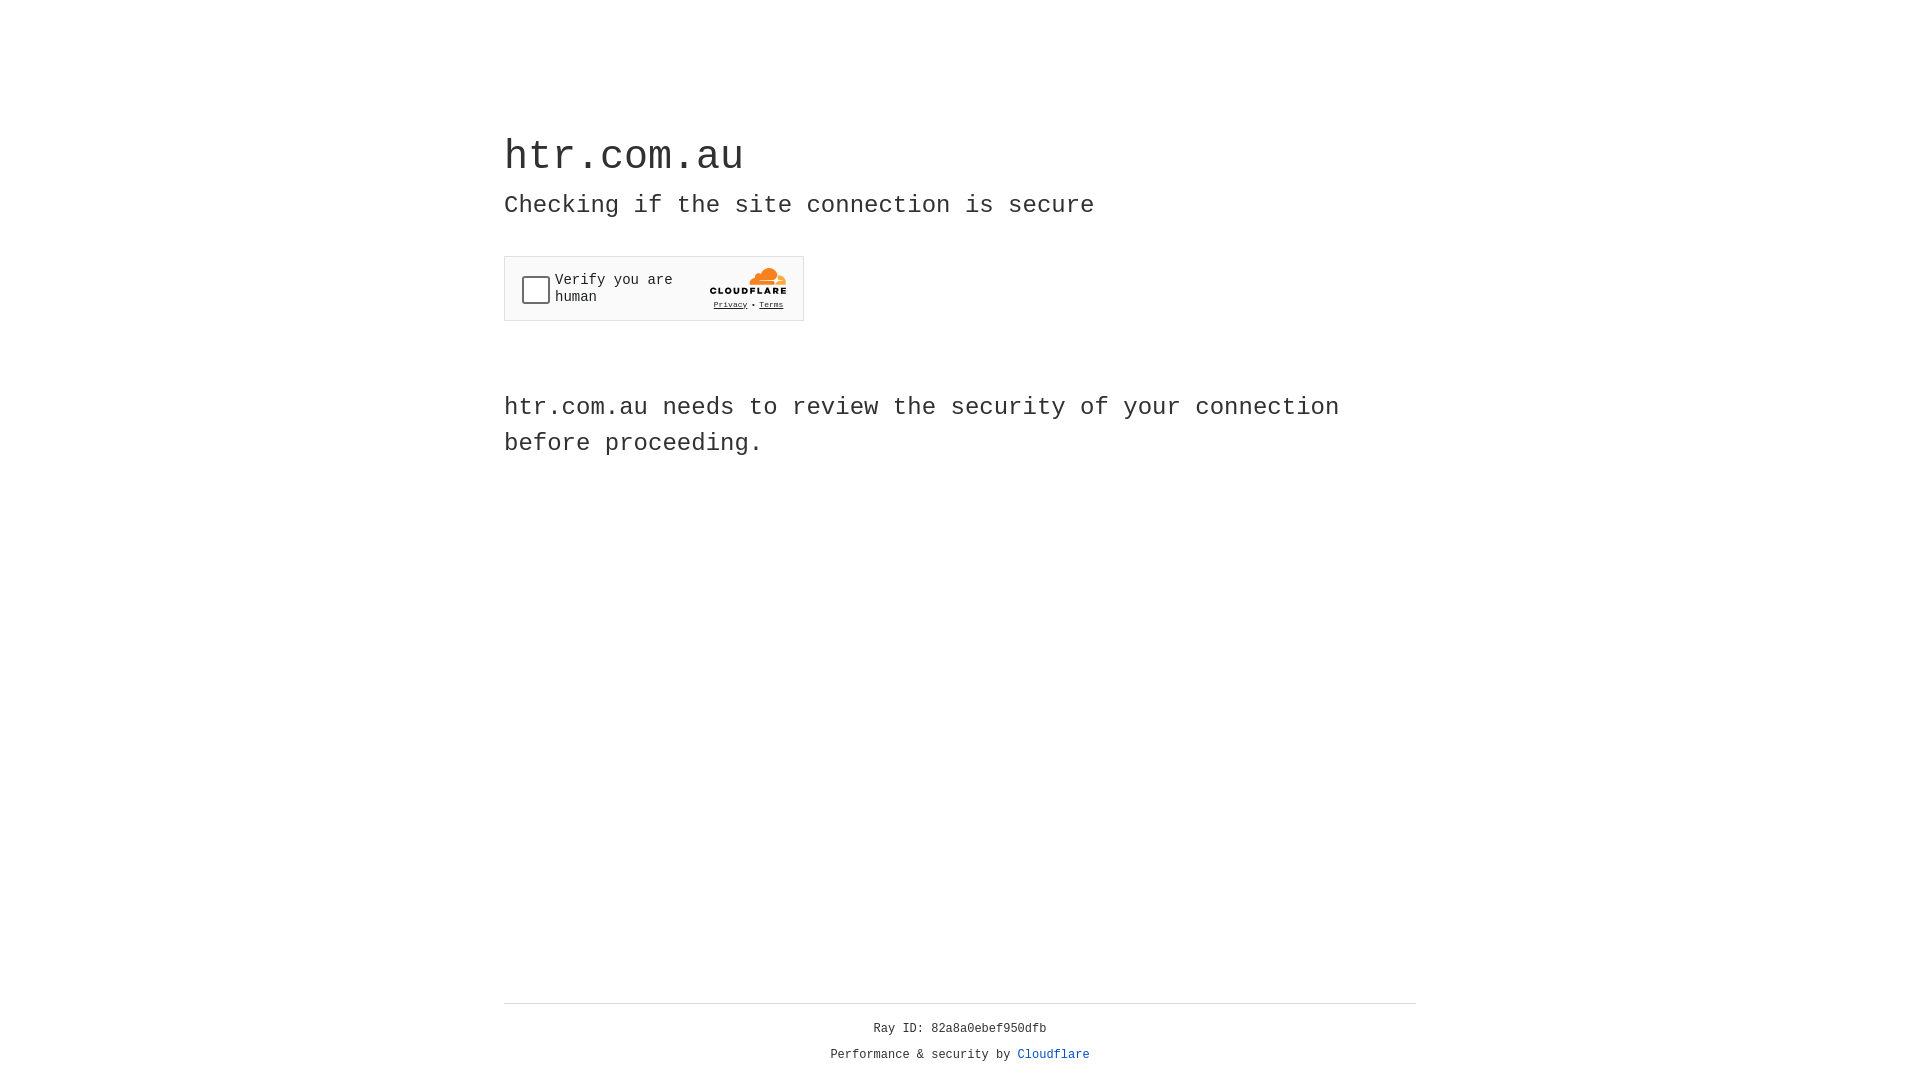  Describe the element at coordinates (653, 288) in the screenshot. I see `'Widget containing a Cloudflare security challenge'` at that location.